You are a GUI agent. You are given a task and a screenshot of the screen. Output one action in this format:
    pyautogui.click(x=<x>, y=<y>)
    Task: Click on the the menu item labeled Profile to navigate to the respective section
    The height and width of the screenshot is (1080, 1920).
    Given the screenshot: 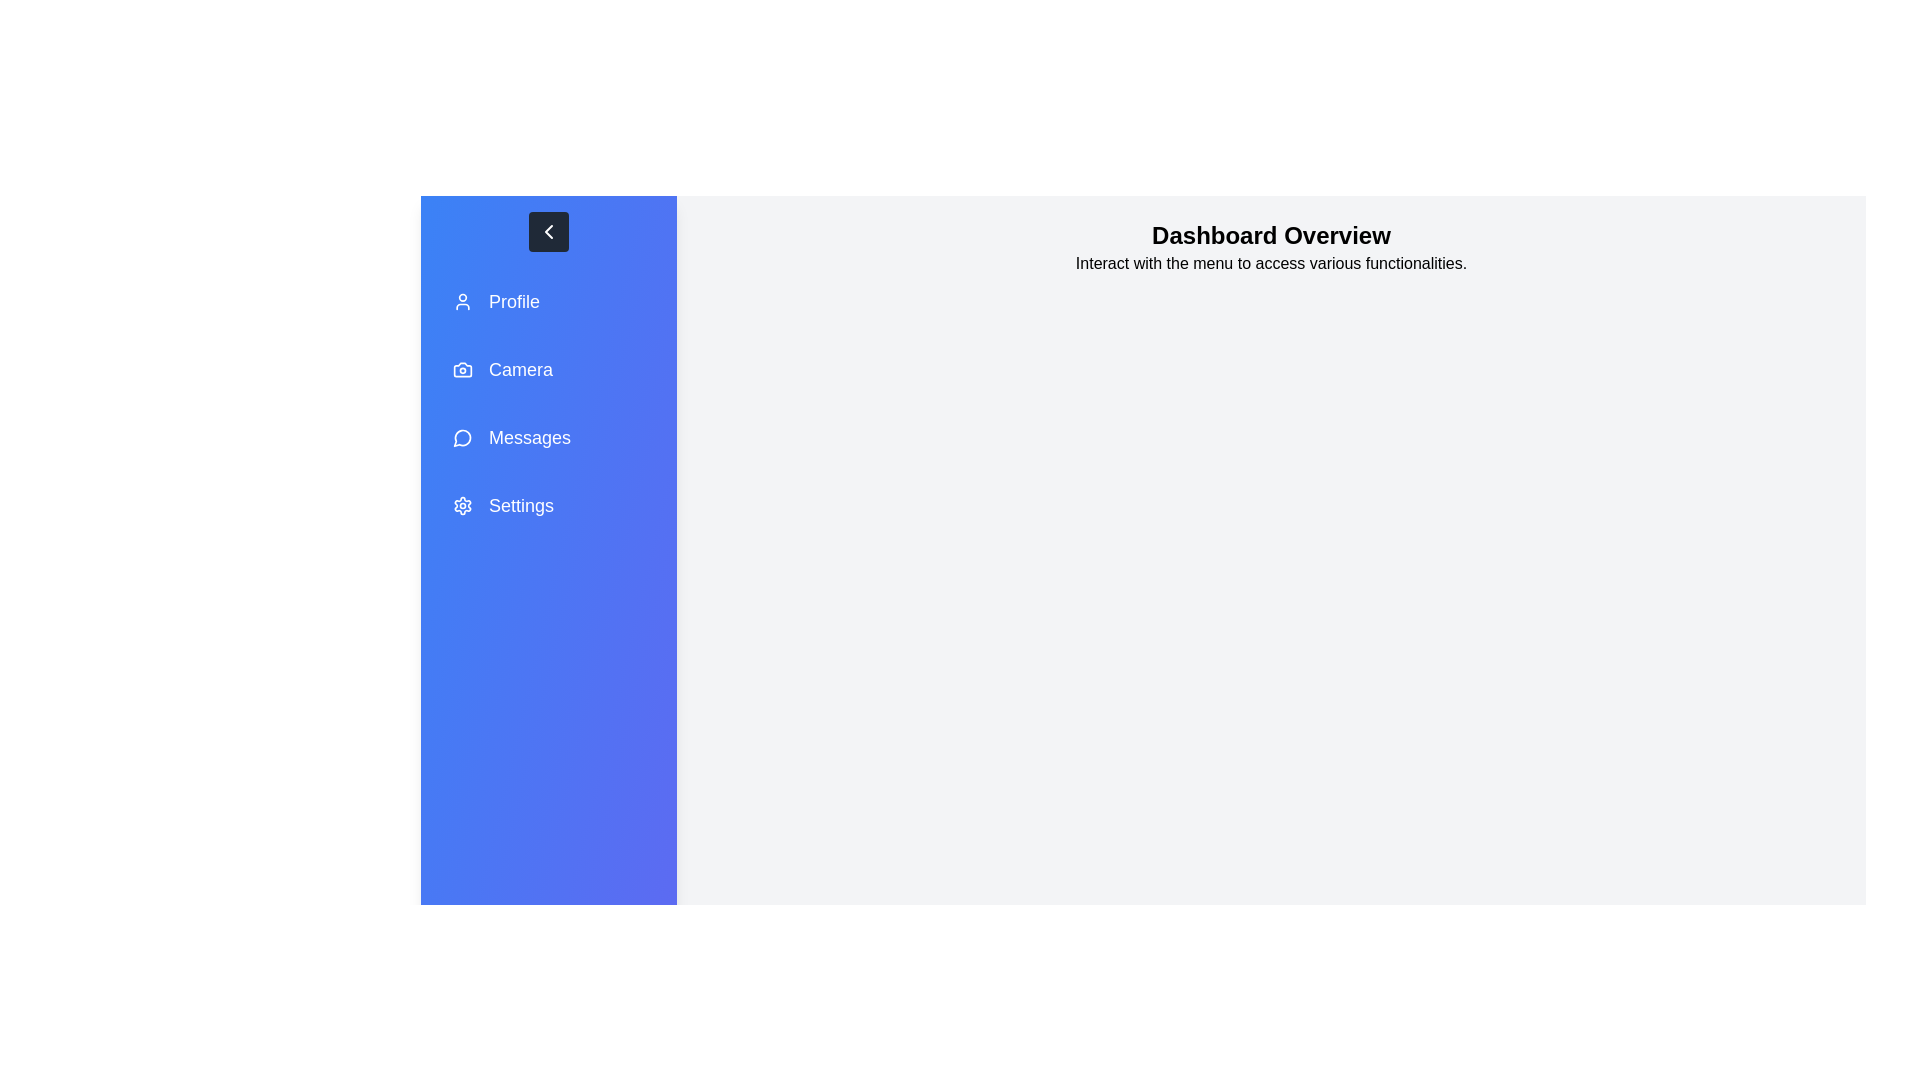 What is the action you would take?
    pyautogui.click(x=548, y=301)
    